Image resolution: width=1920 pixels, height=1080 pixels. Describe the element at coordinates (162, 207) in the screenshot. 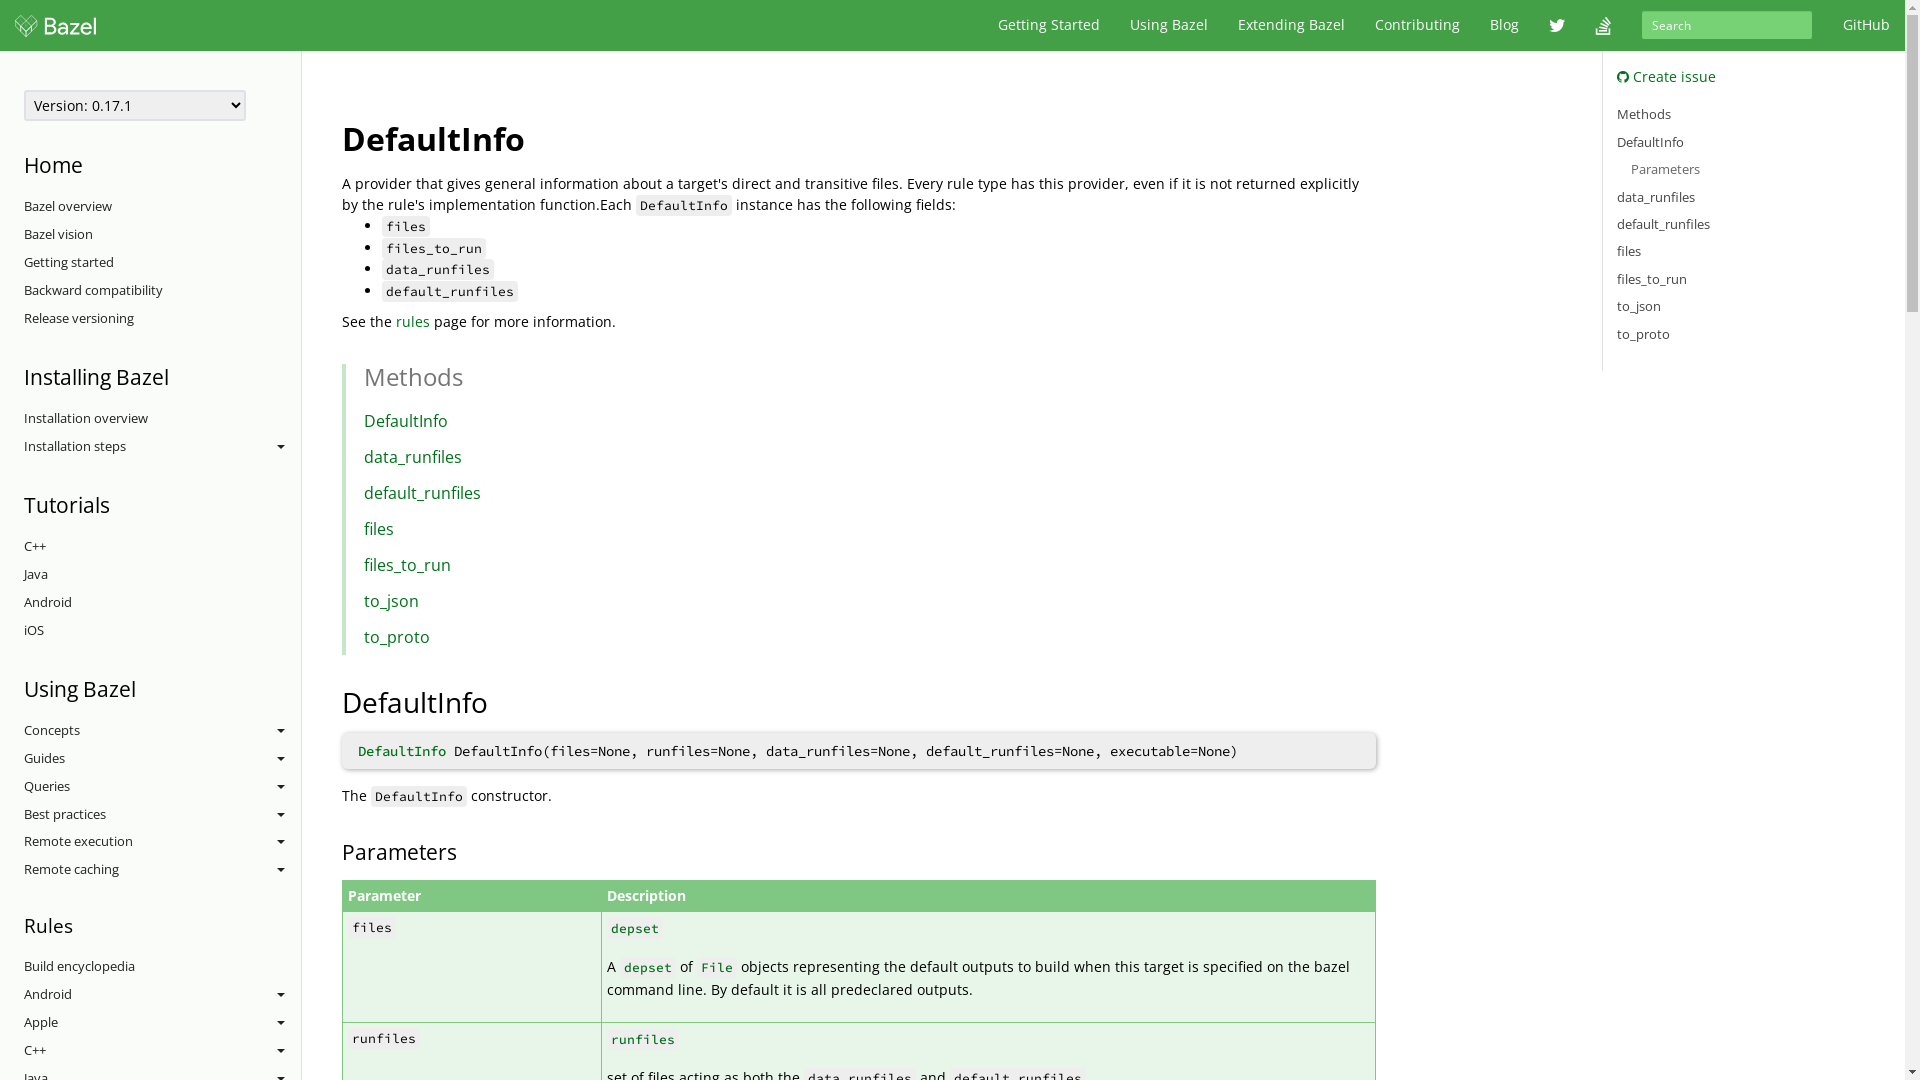

I see `'Bazel overview'` at that location.